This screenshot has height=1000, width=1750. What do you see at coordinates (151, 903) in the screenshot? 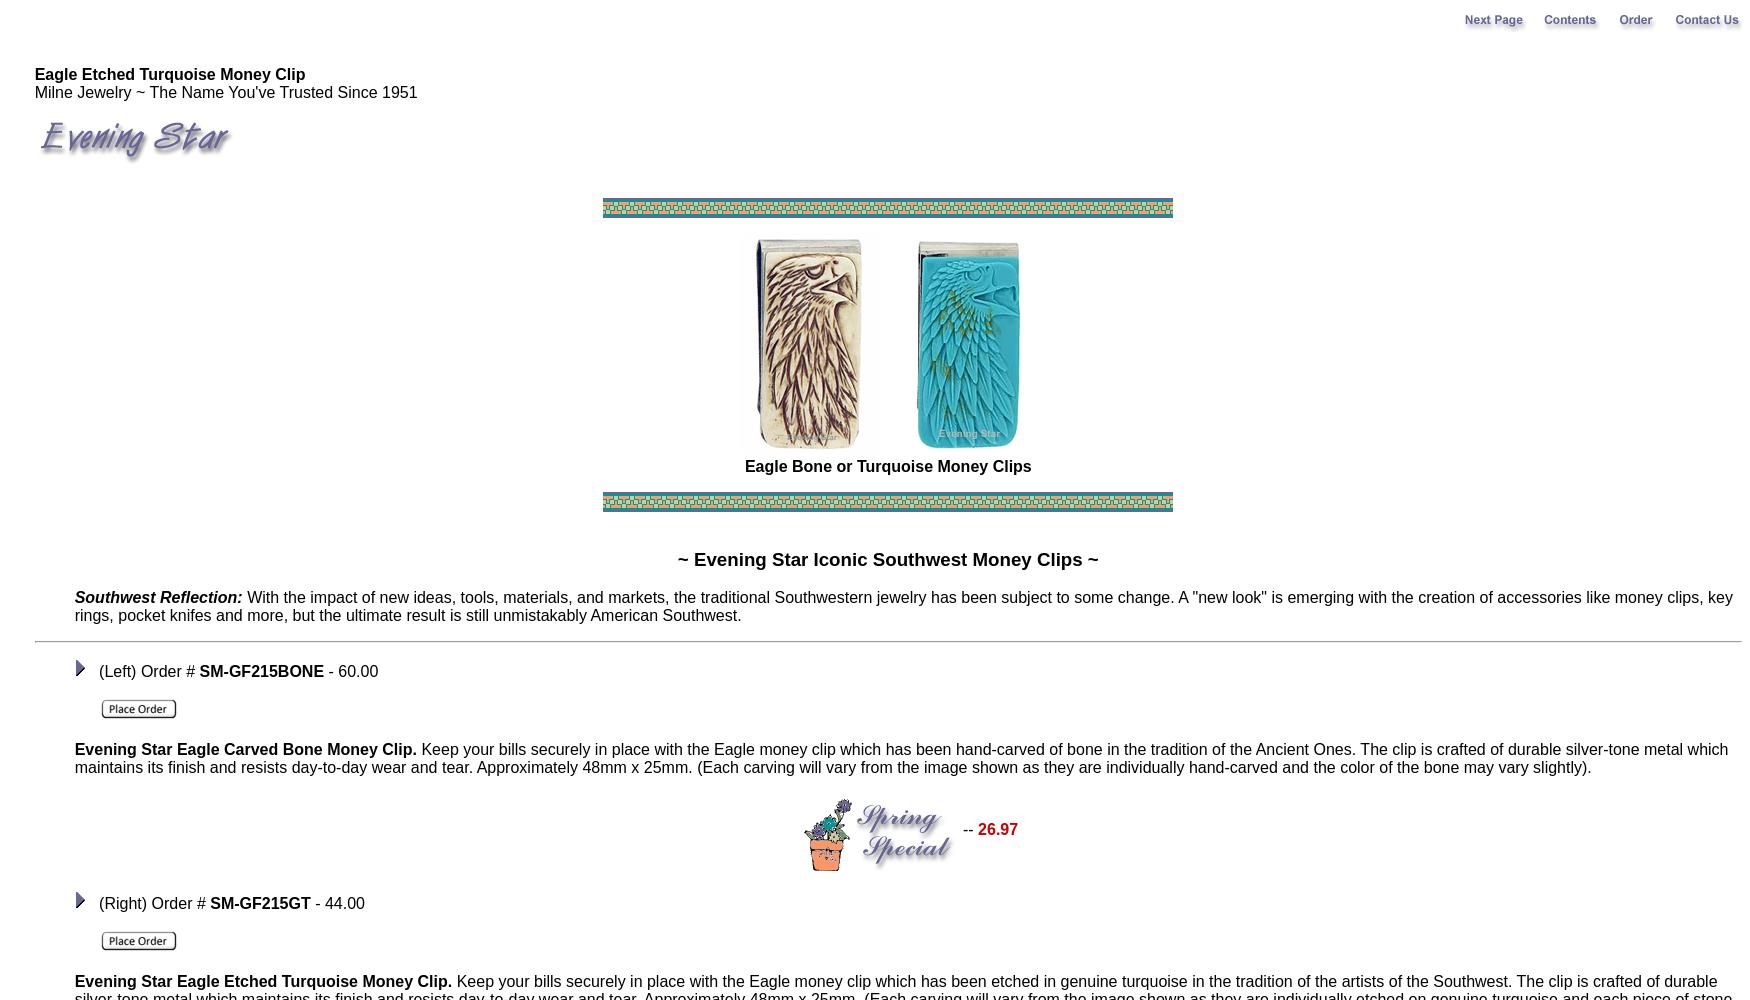
I see `'(Right)
      Order #'` at bounding box center [151, 903].